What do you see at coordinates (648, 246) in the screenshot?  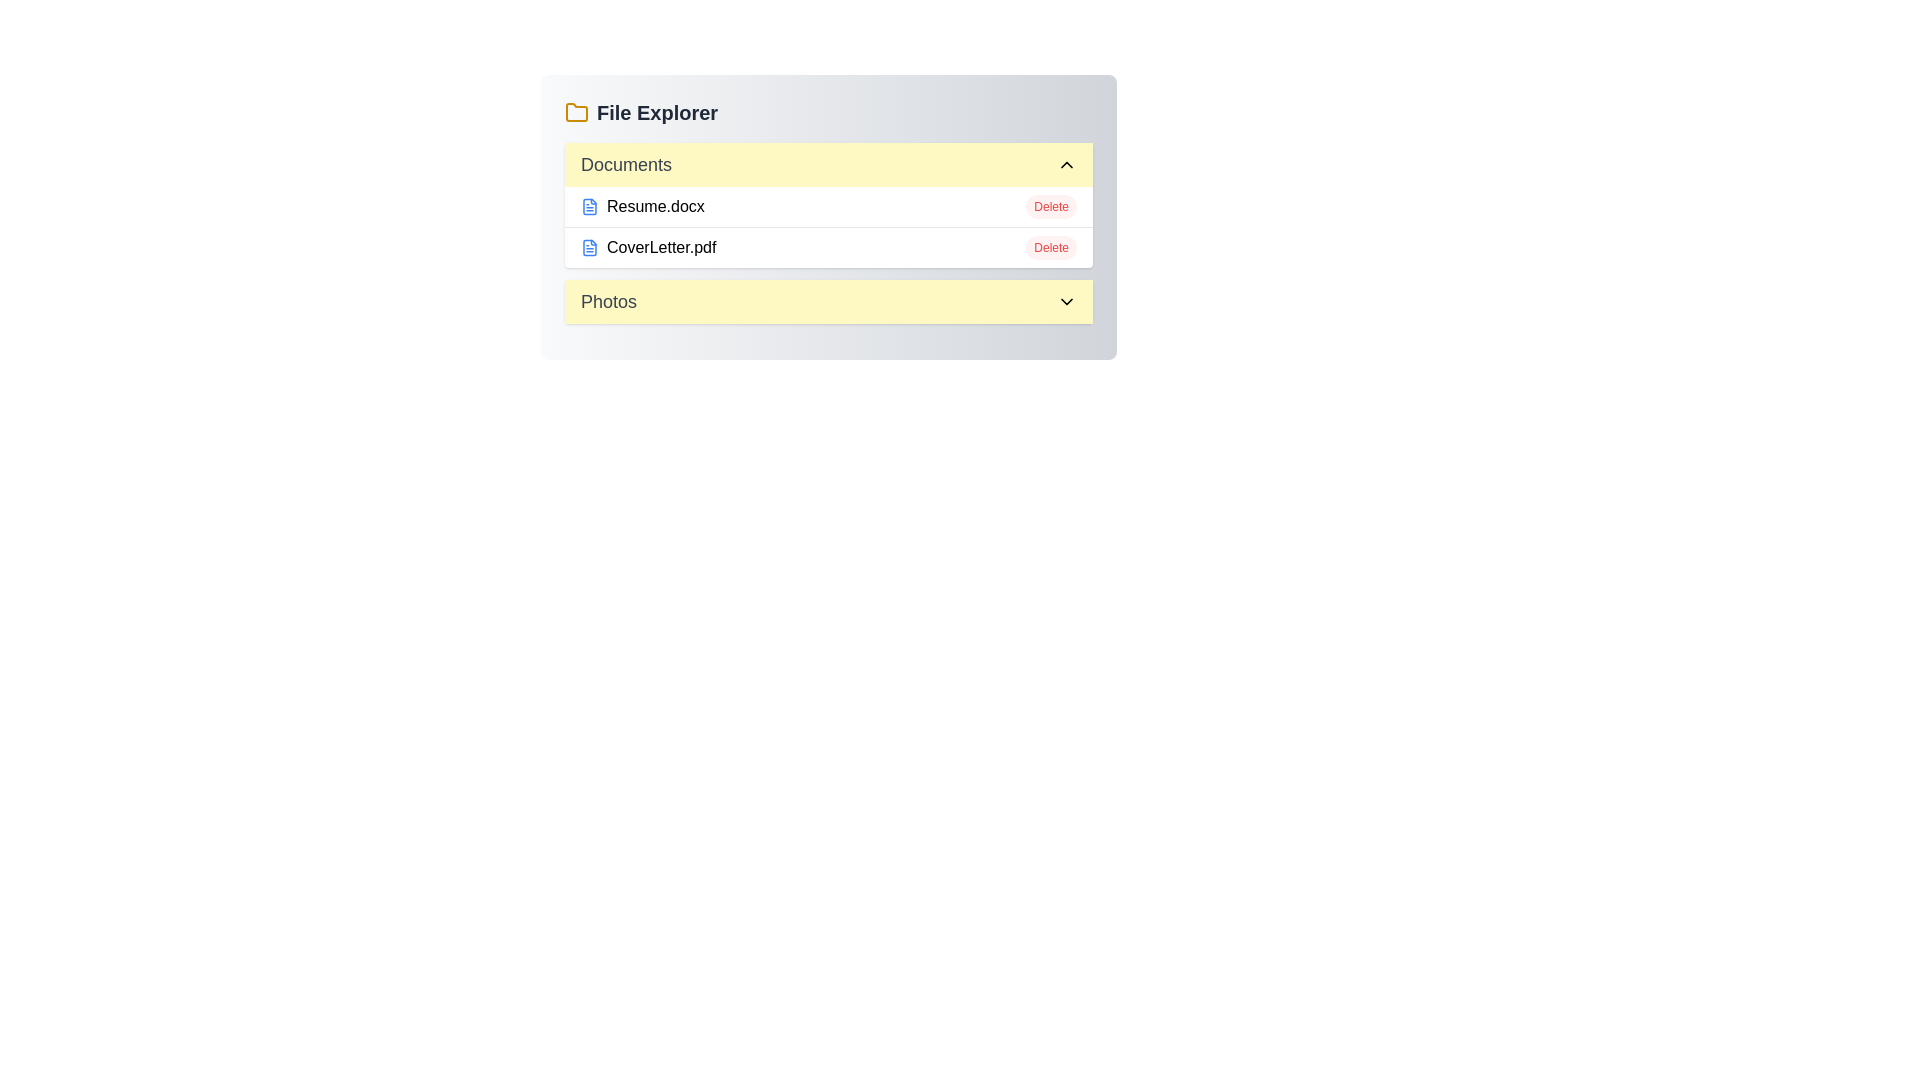 I see `the file CoverLetter.pdf to open it` at bounding box center [648, 246].